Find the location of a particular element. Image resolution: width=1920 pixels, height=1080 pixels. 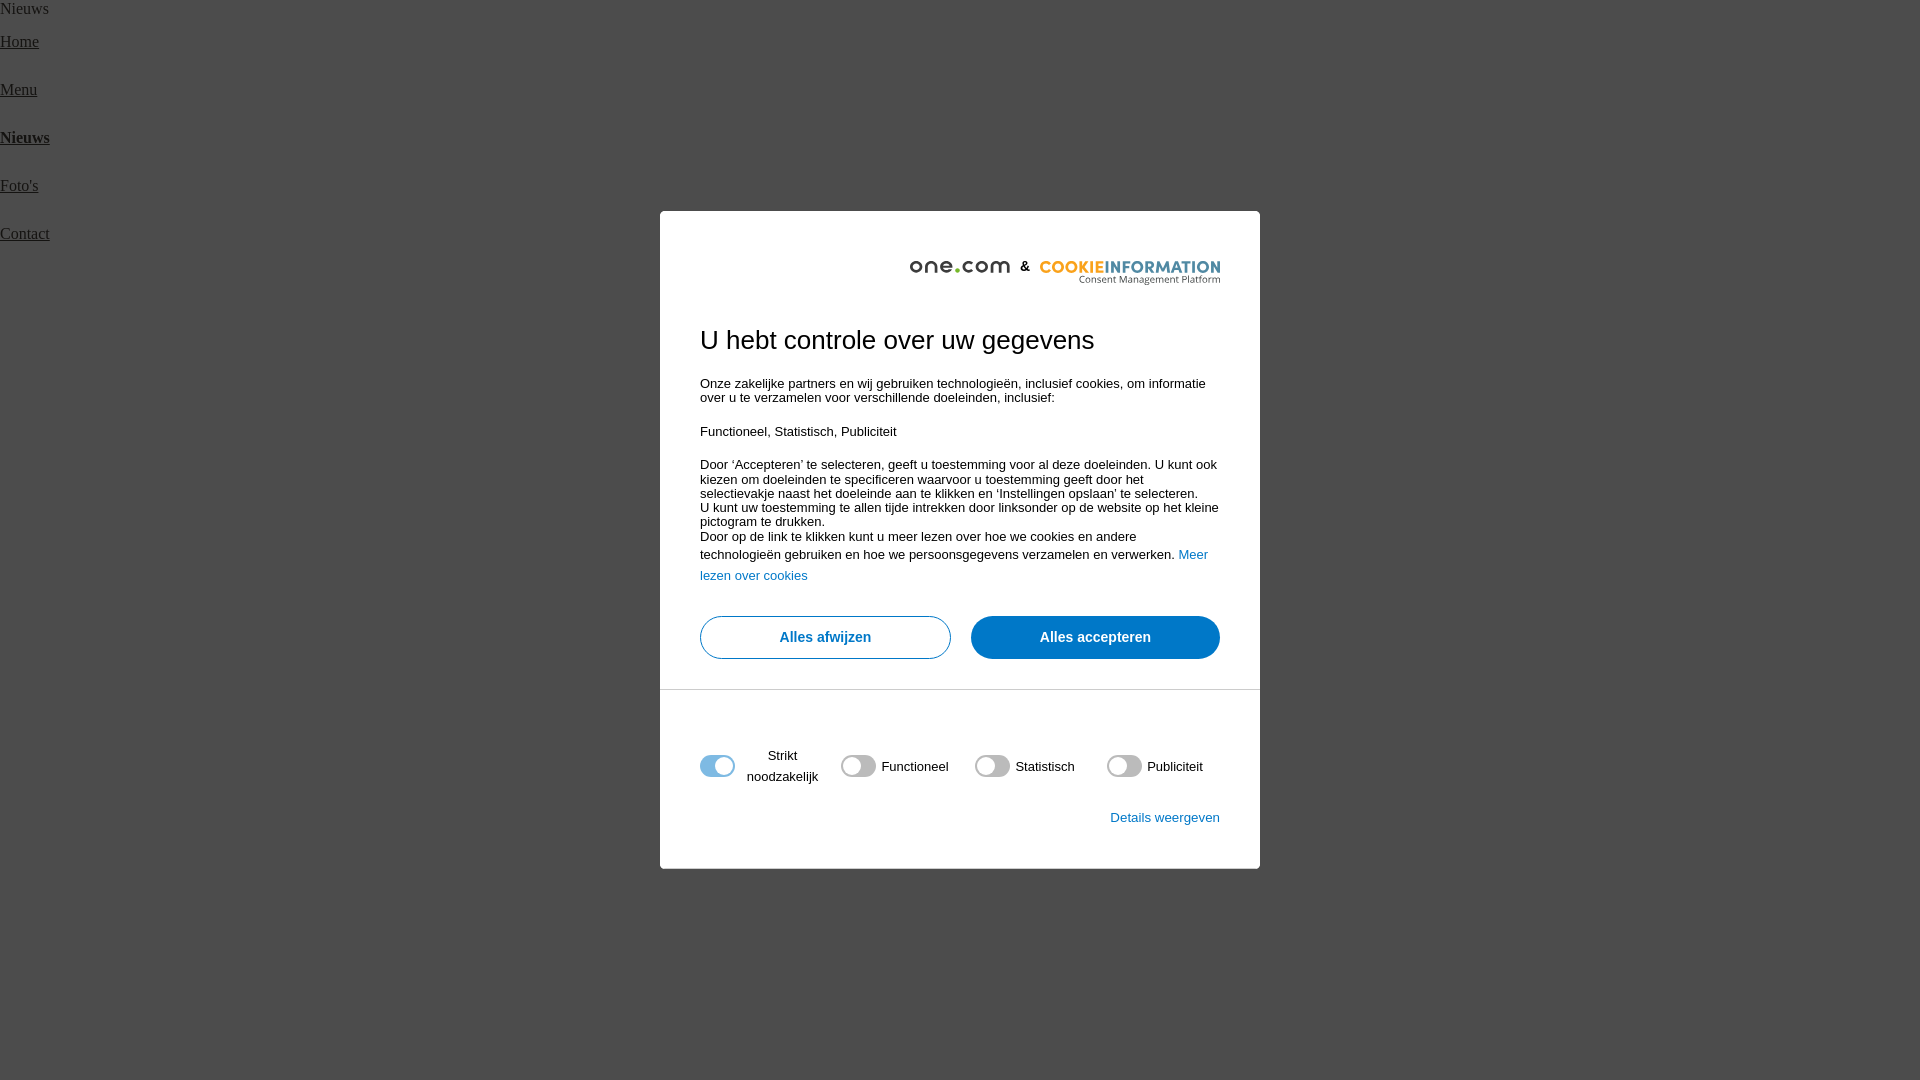

'Home' is located at coordinates (19, 41).